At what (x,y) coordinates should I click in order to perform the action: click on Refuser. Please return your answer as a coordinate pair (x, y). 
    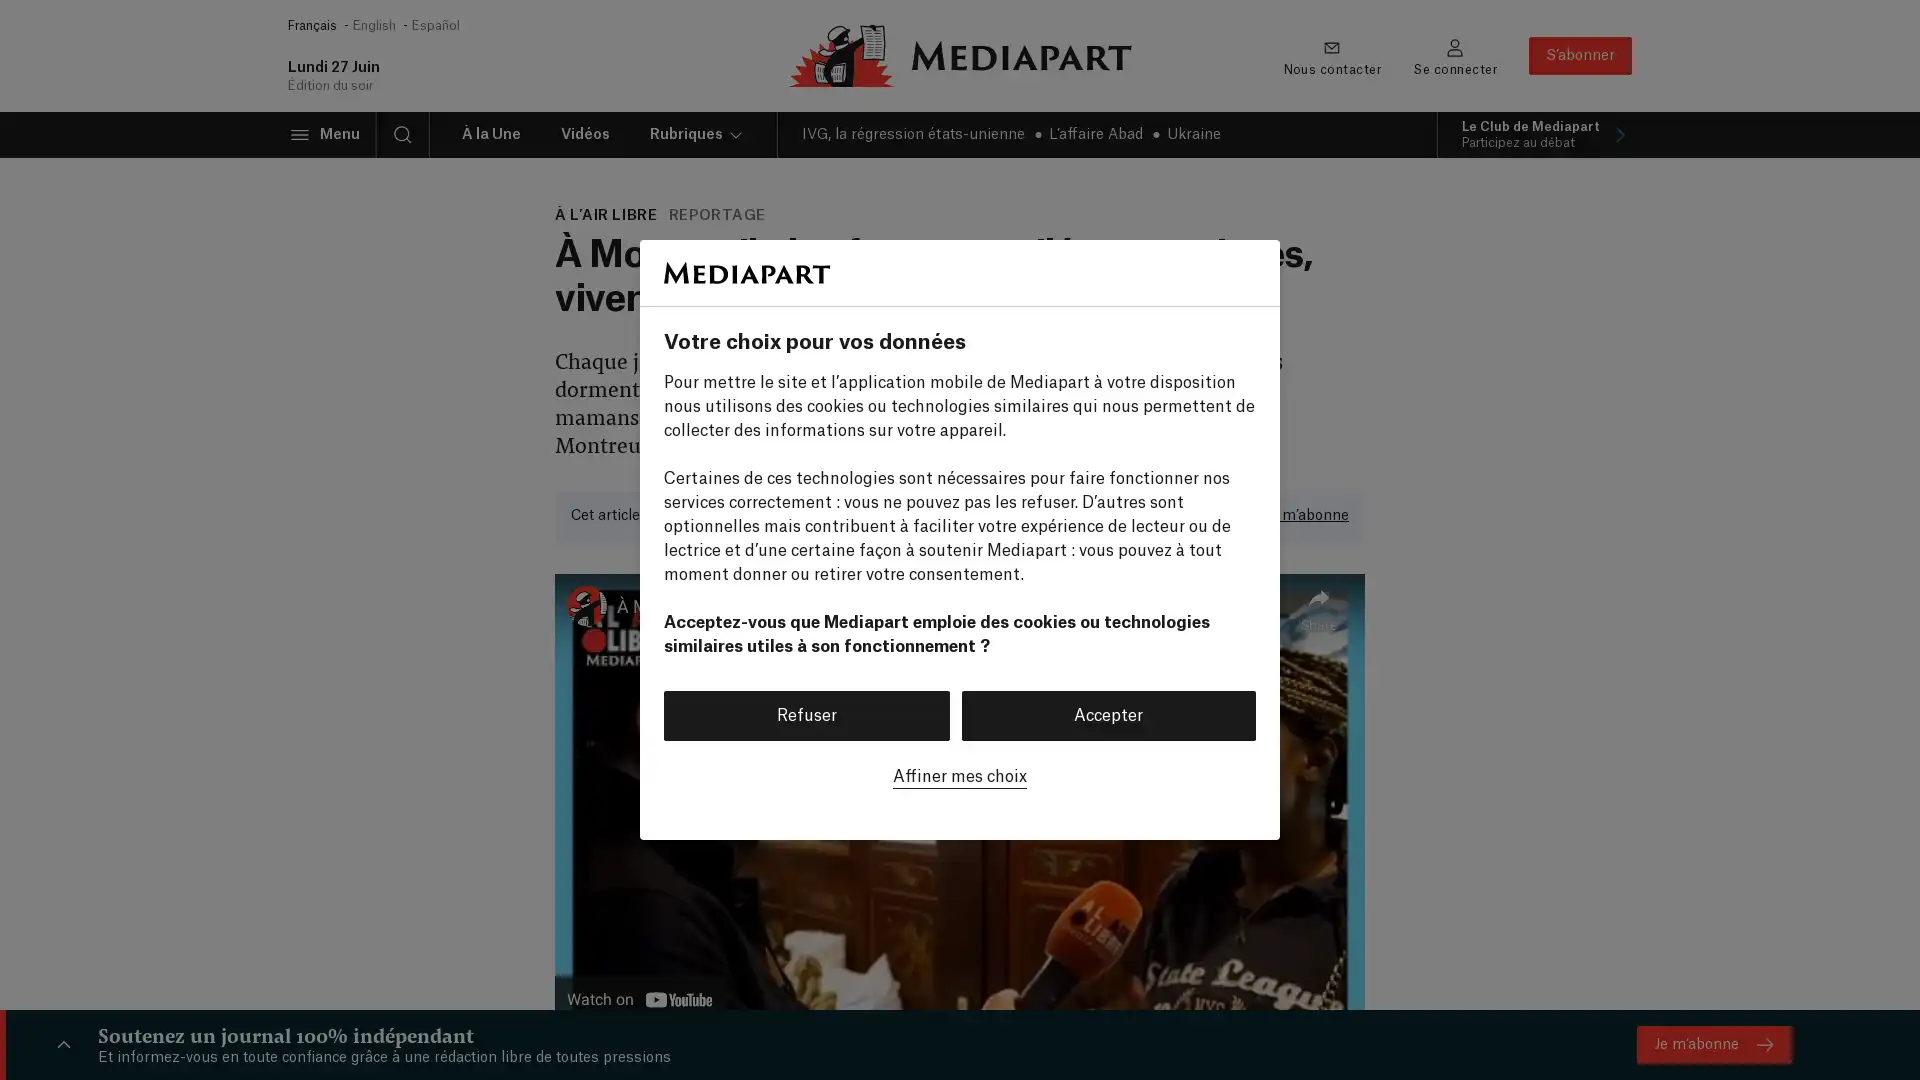
    Looking at the image, I should click on (806, 713).